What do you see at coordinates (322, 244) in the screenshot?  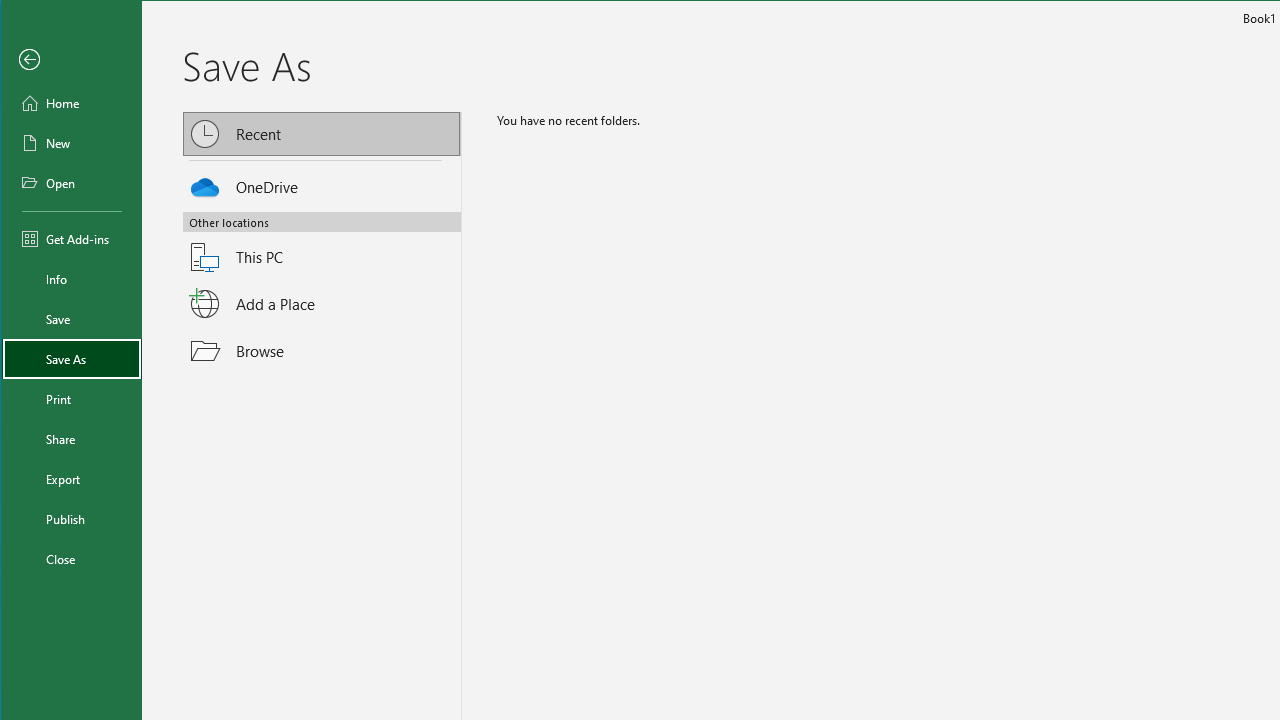 I see `'This PC'` at bounding box center [322, 244].